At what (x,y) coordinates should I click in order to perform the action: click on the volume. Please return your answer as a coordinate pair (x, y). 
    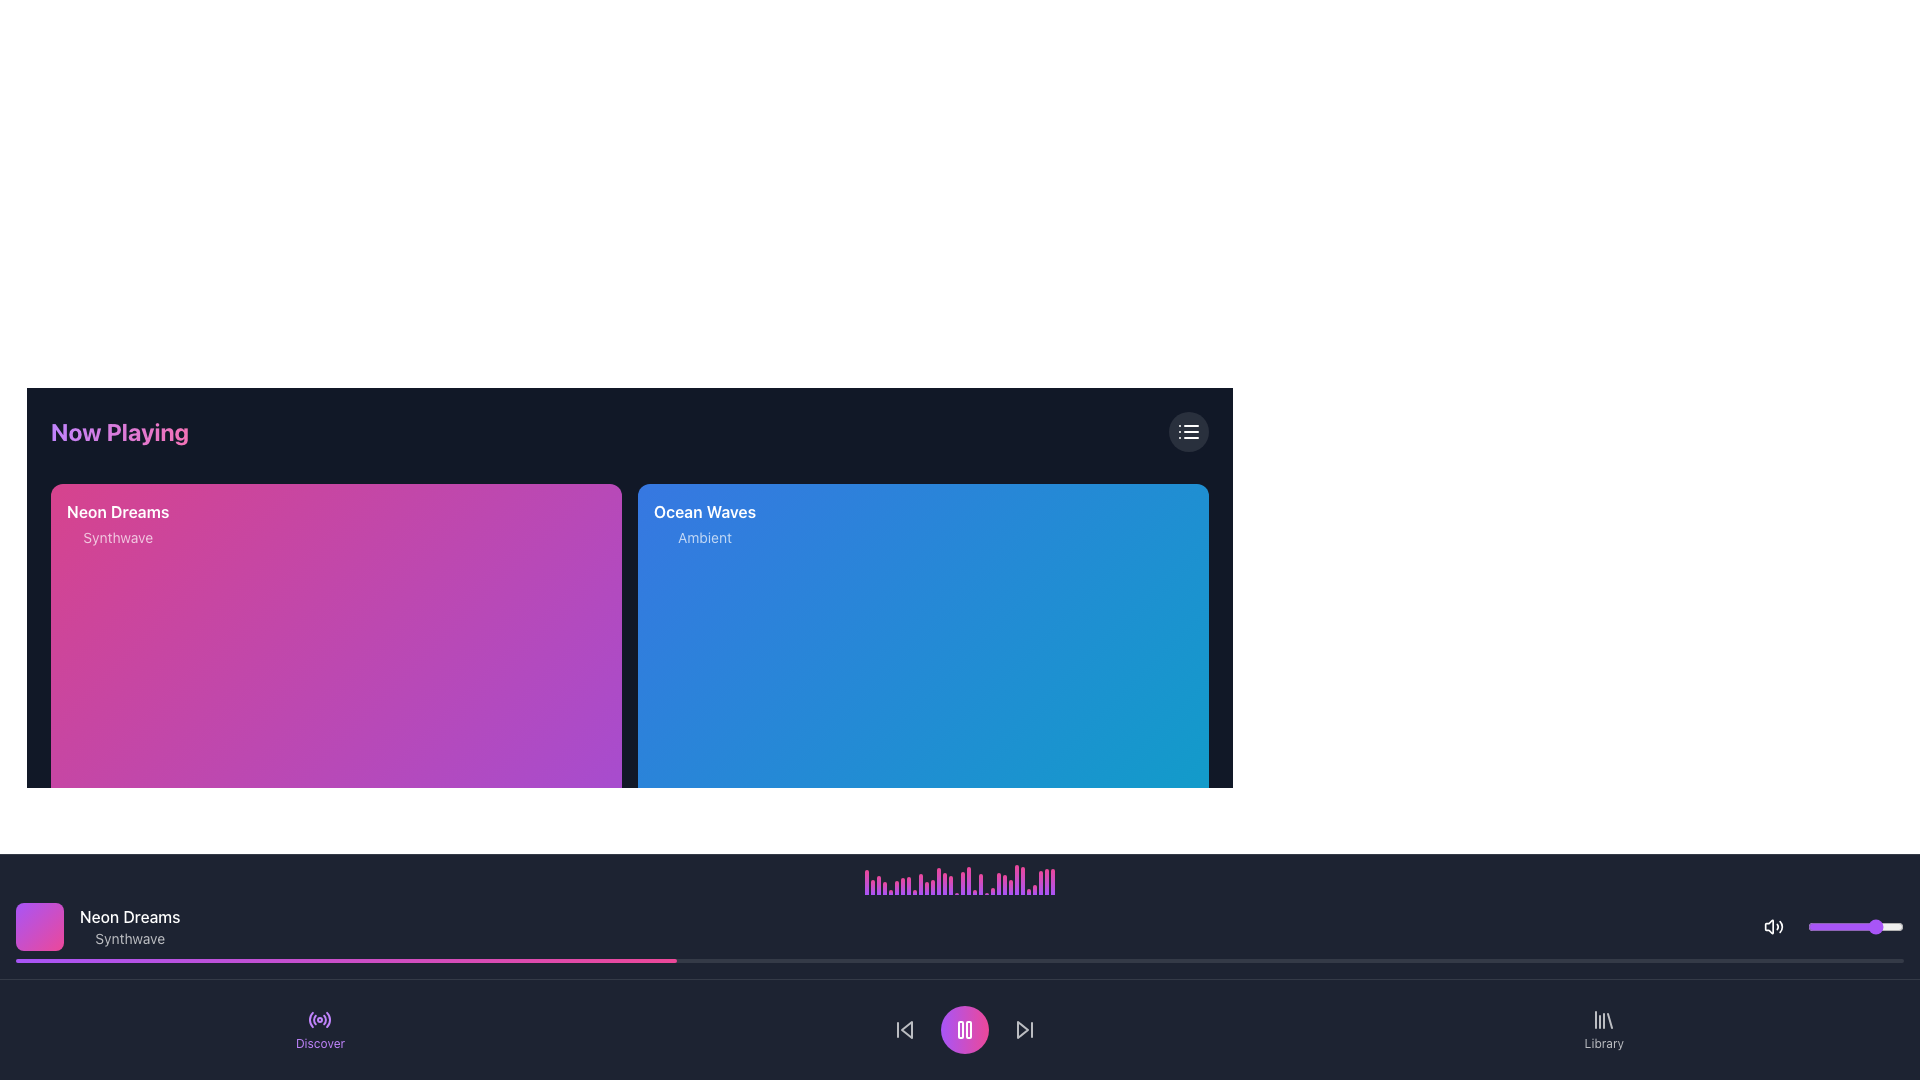
    Looking at the image, I should click on (1823, 926).